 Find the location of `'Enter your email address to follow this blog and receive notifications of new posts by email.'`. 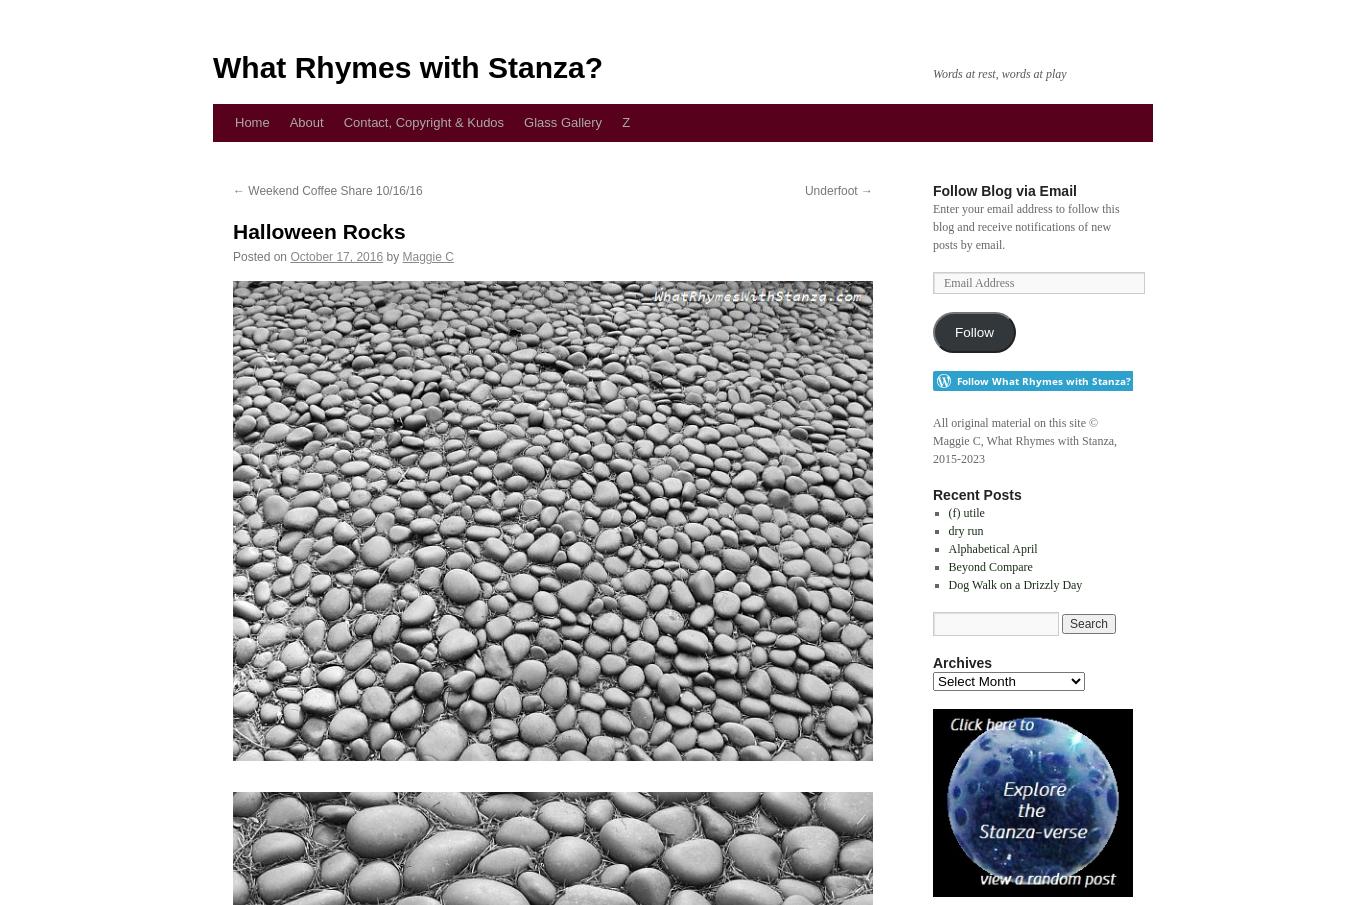

'Enter your email address to follow this blog and receive notifications of new posts by email.' is located at coordinates (1025, 225).